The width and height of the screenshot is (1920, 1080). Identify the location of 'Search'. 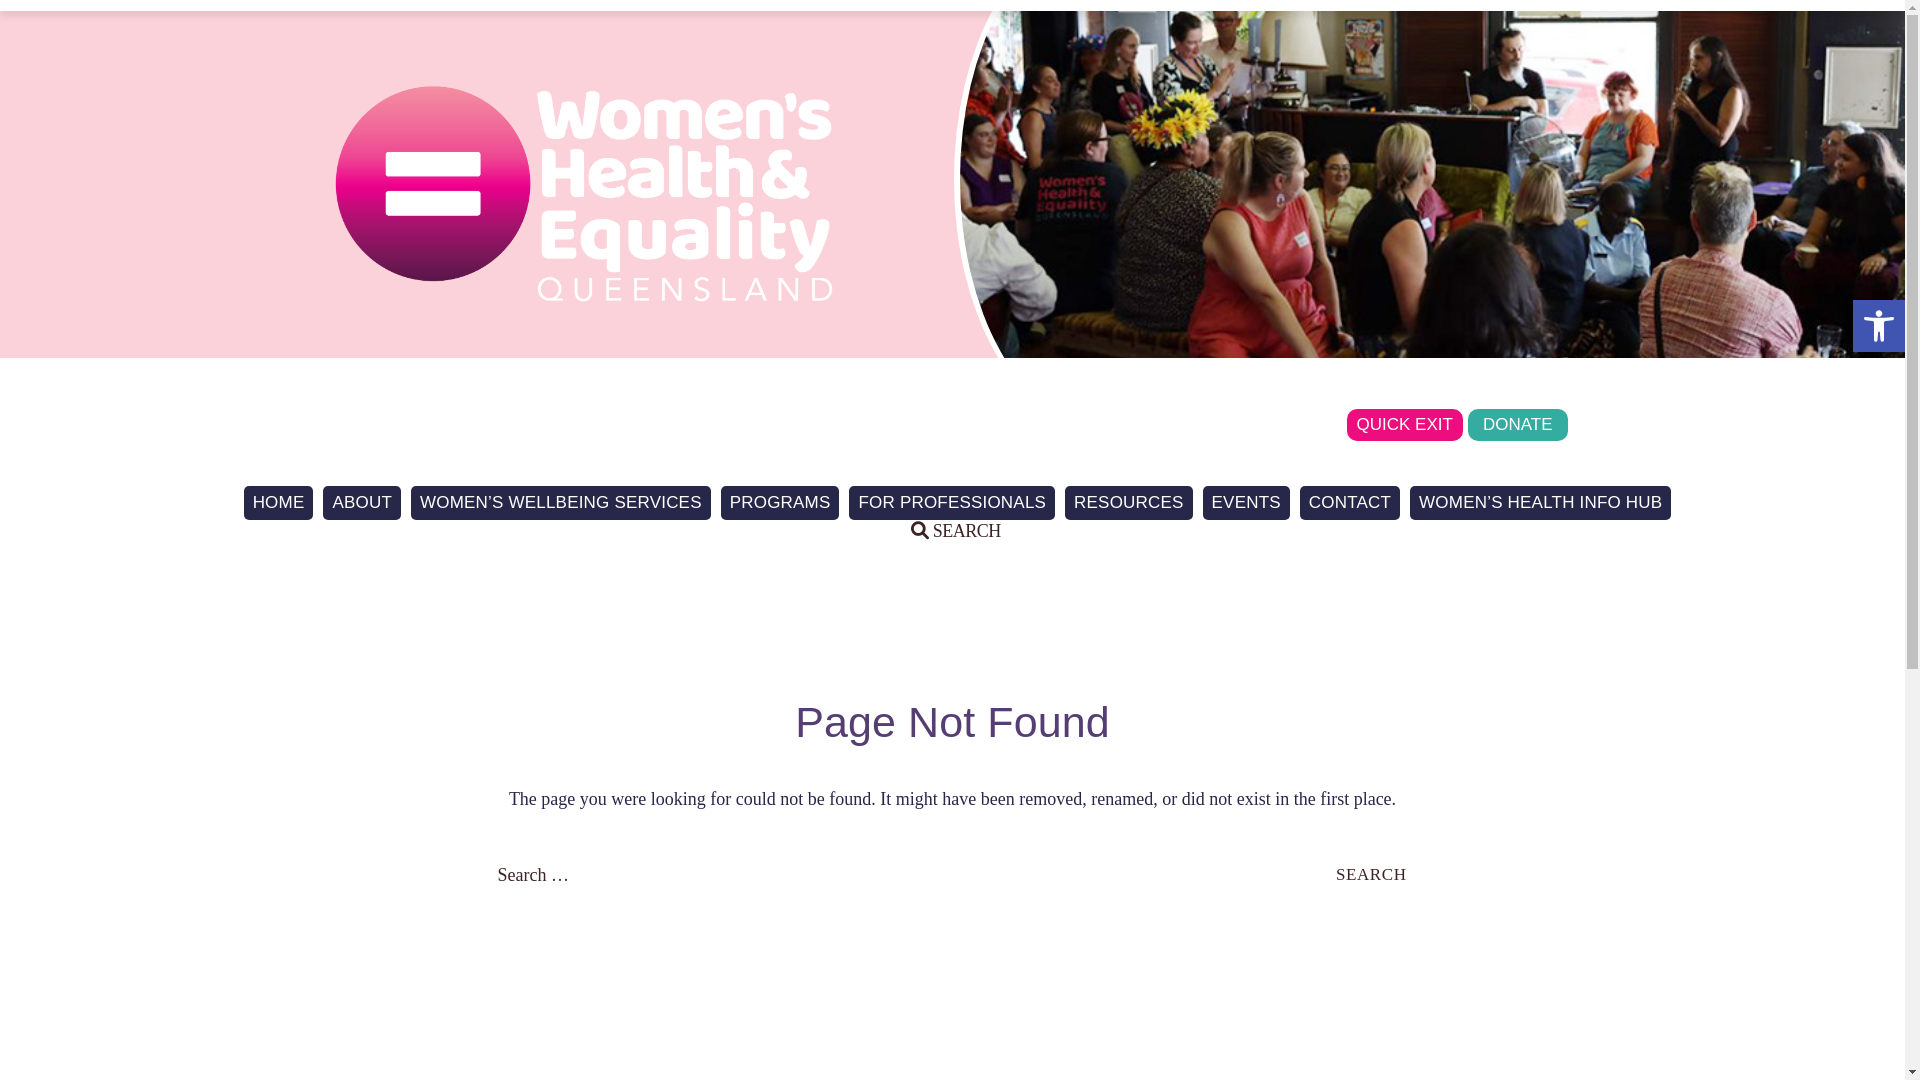
(44, 16).